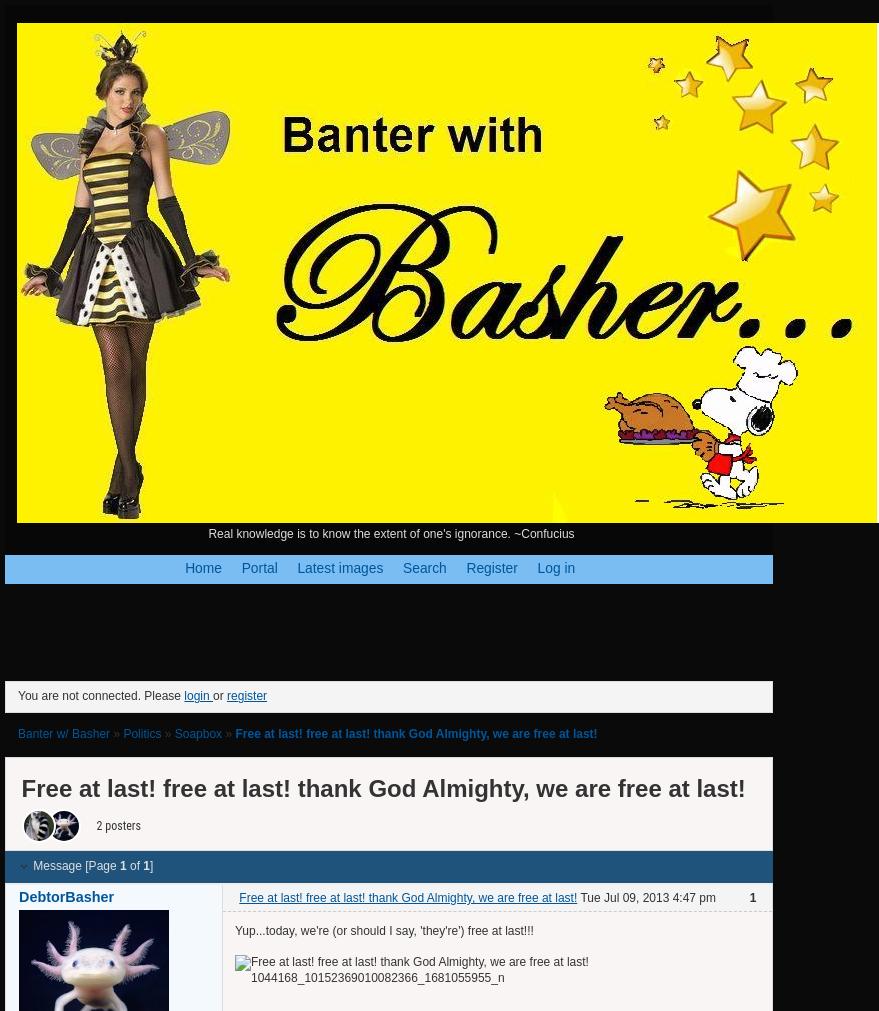  I want to click on 'Message [Page', so click(72, 866).